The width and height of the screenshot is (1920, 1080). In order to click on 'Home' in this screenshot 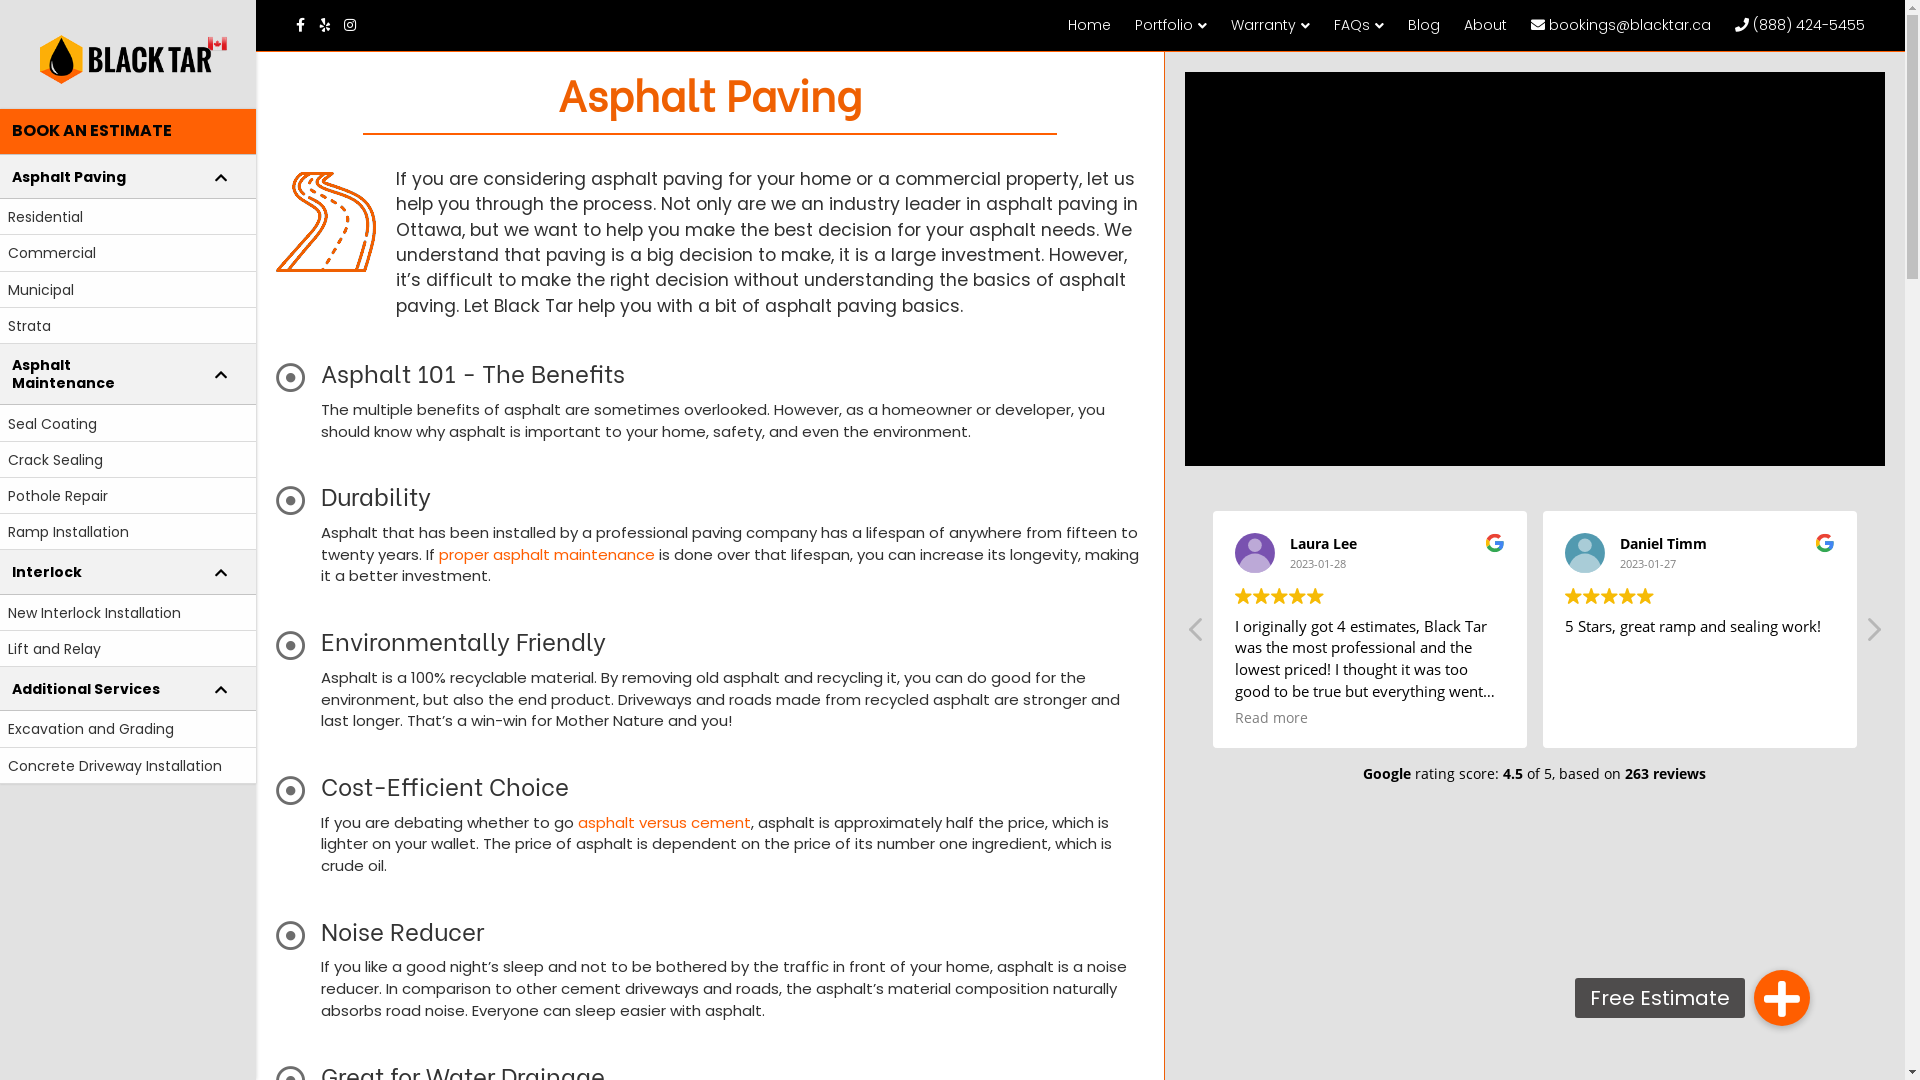, I will do `click(1088, 24)`.